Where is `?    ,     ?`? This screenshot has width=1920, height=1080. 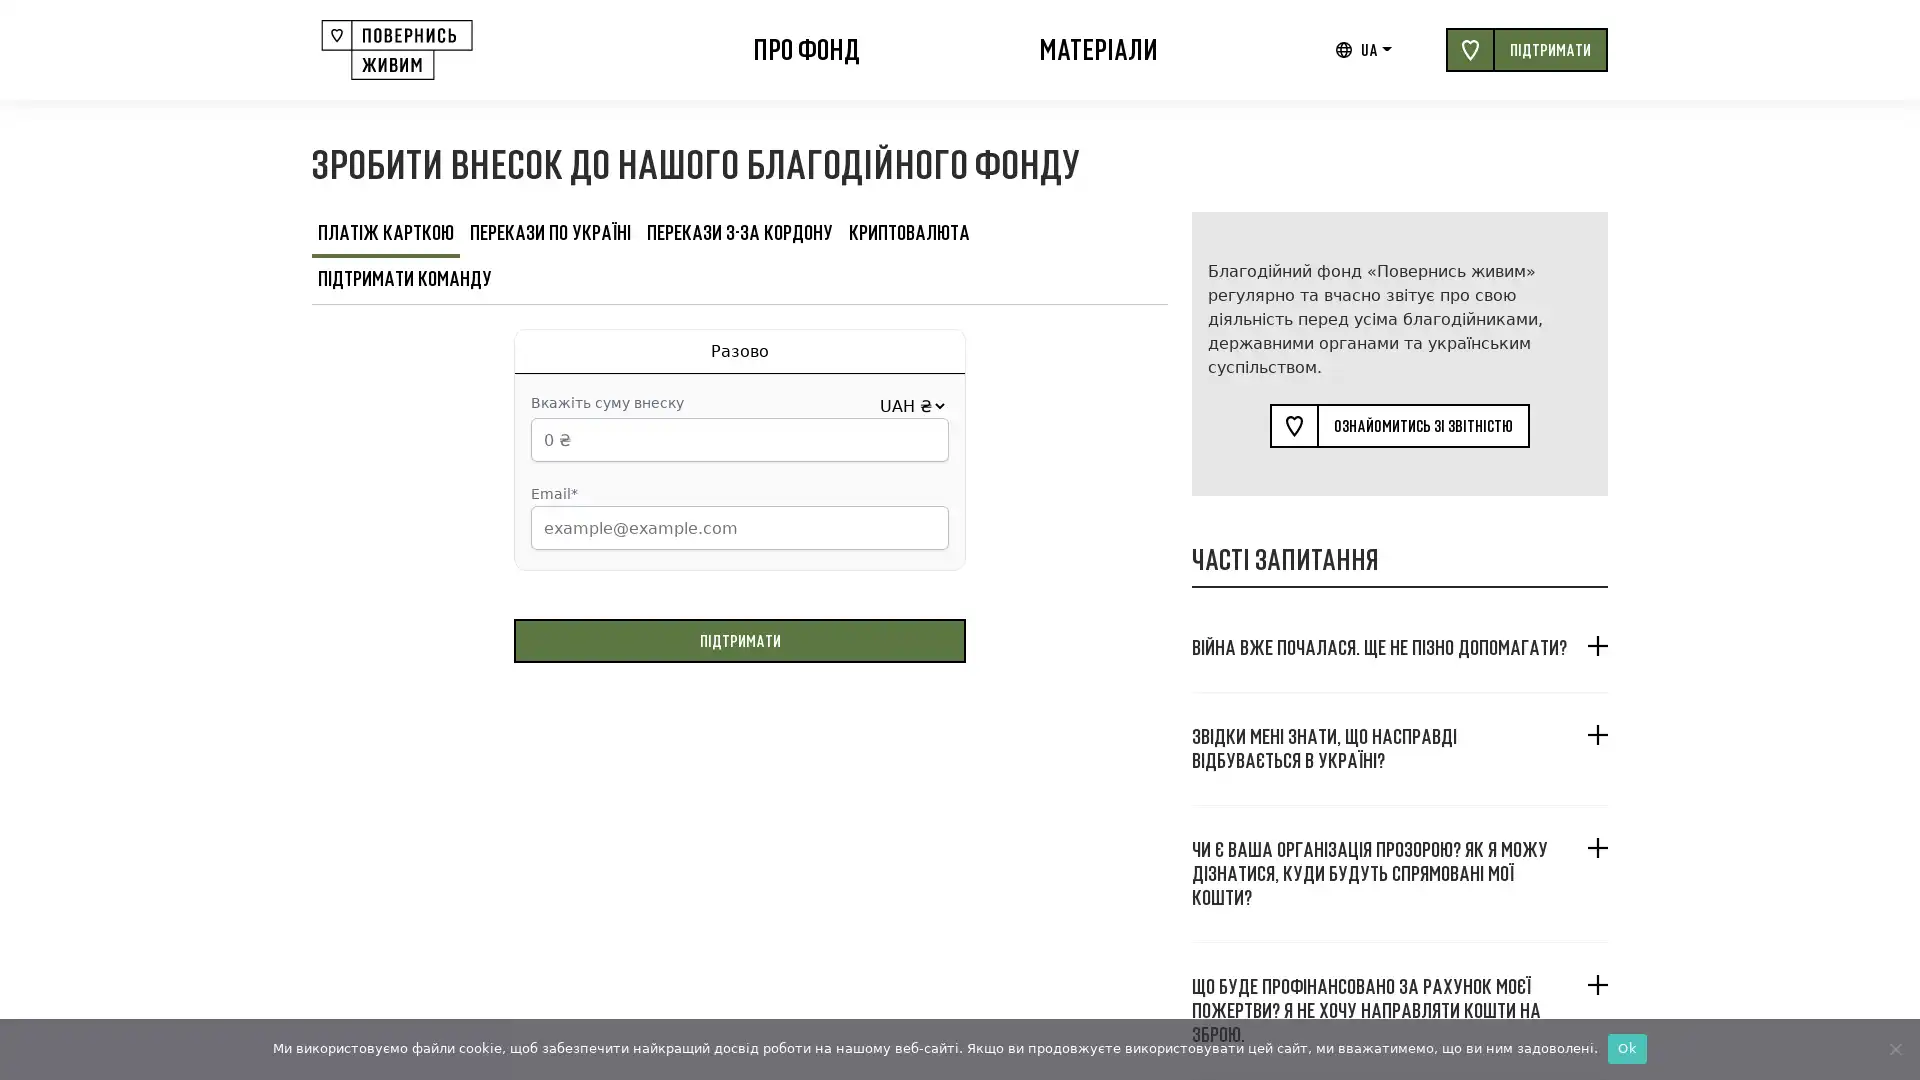 ?    ,     ? is located at coordinates (1399, 871).